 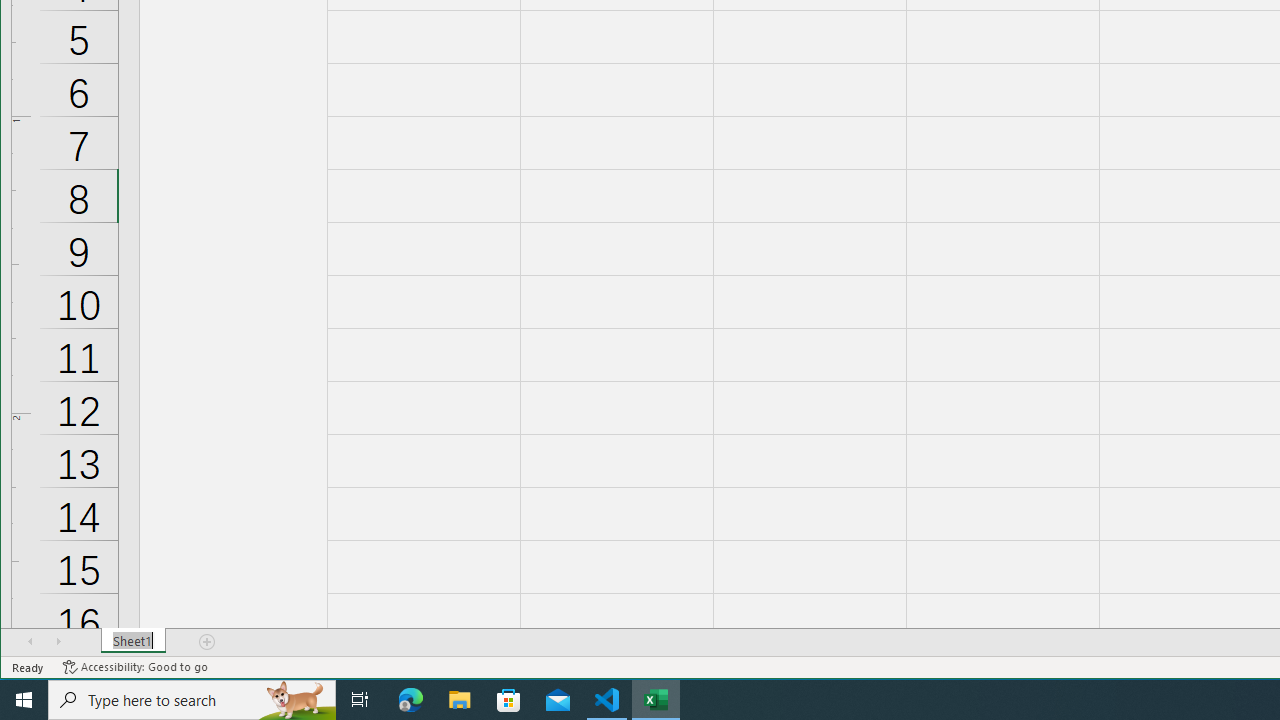 I want to click on 'File Explorer', so click(x=459, y=698).